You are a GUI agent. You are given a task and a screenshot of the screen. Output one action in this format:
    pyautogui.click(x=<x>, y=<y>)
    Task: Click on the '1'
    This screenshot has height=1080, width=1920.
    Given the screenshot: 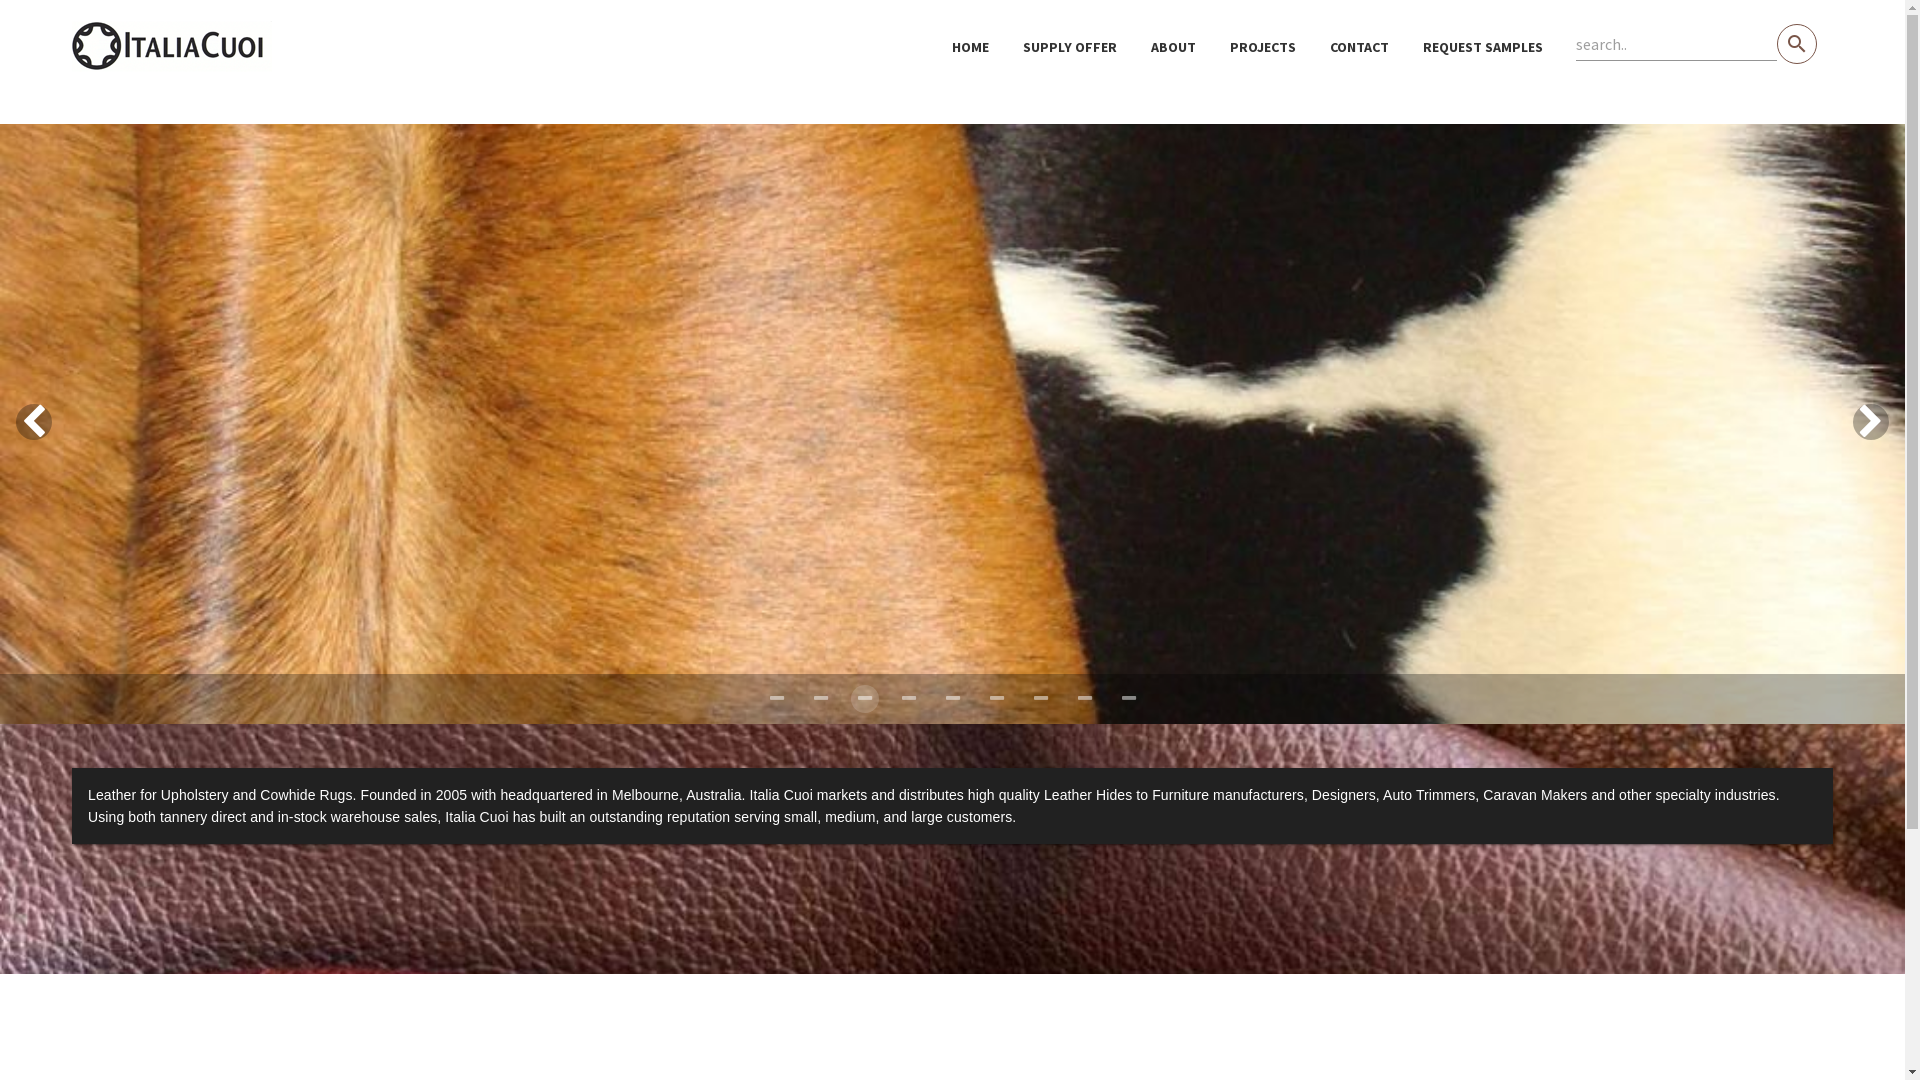 What is the action you would take?
    pyautogui.click(x=820, y=697)
    